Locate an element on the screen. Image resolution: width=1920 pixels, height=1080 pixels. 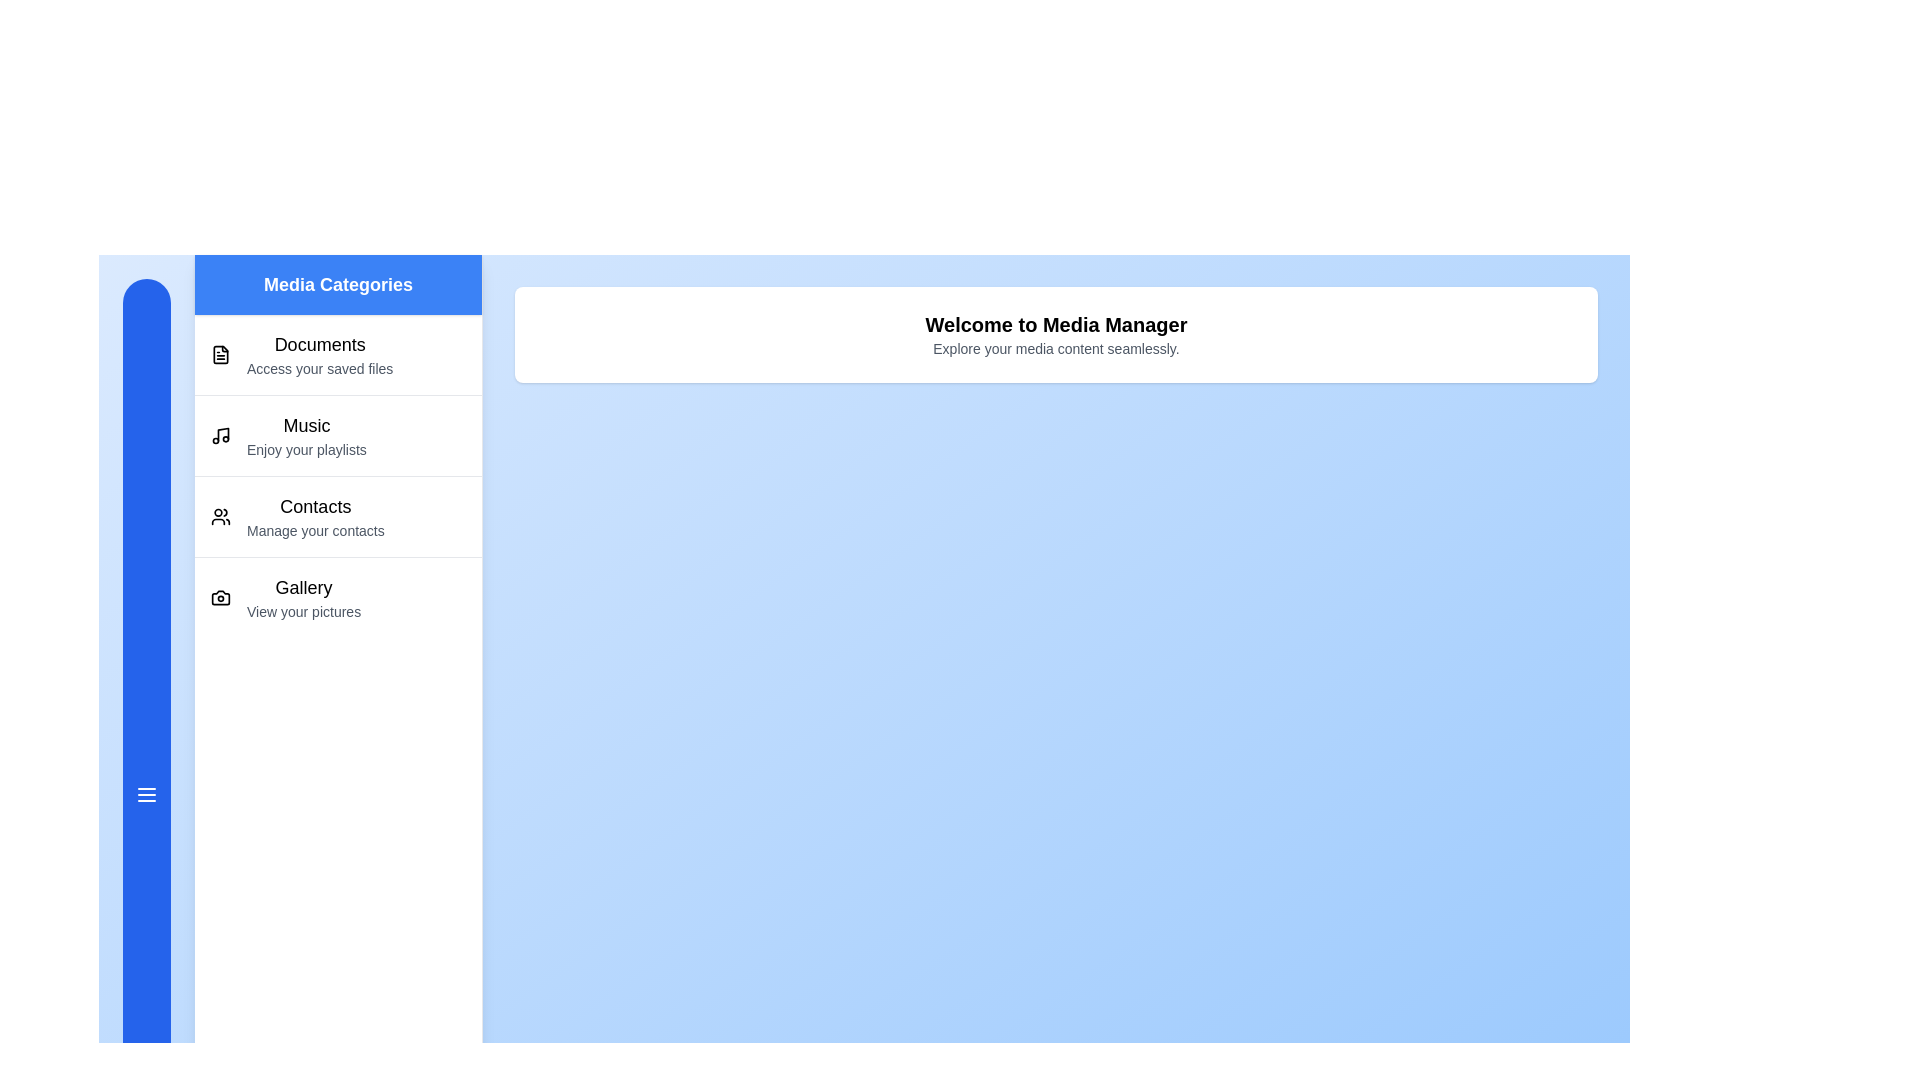
the menu button to toggle the drawer is located at coordinates (146, 793).